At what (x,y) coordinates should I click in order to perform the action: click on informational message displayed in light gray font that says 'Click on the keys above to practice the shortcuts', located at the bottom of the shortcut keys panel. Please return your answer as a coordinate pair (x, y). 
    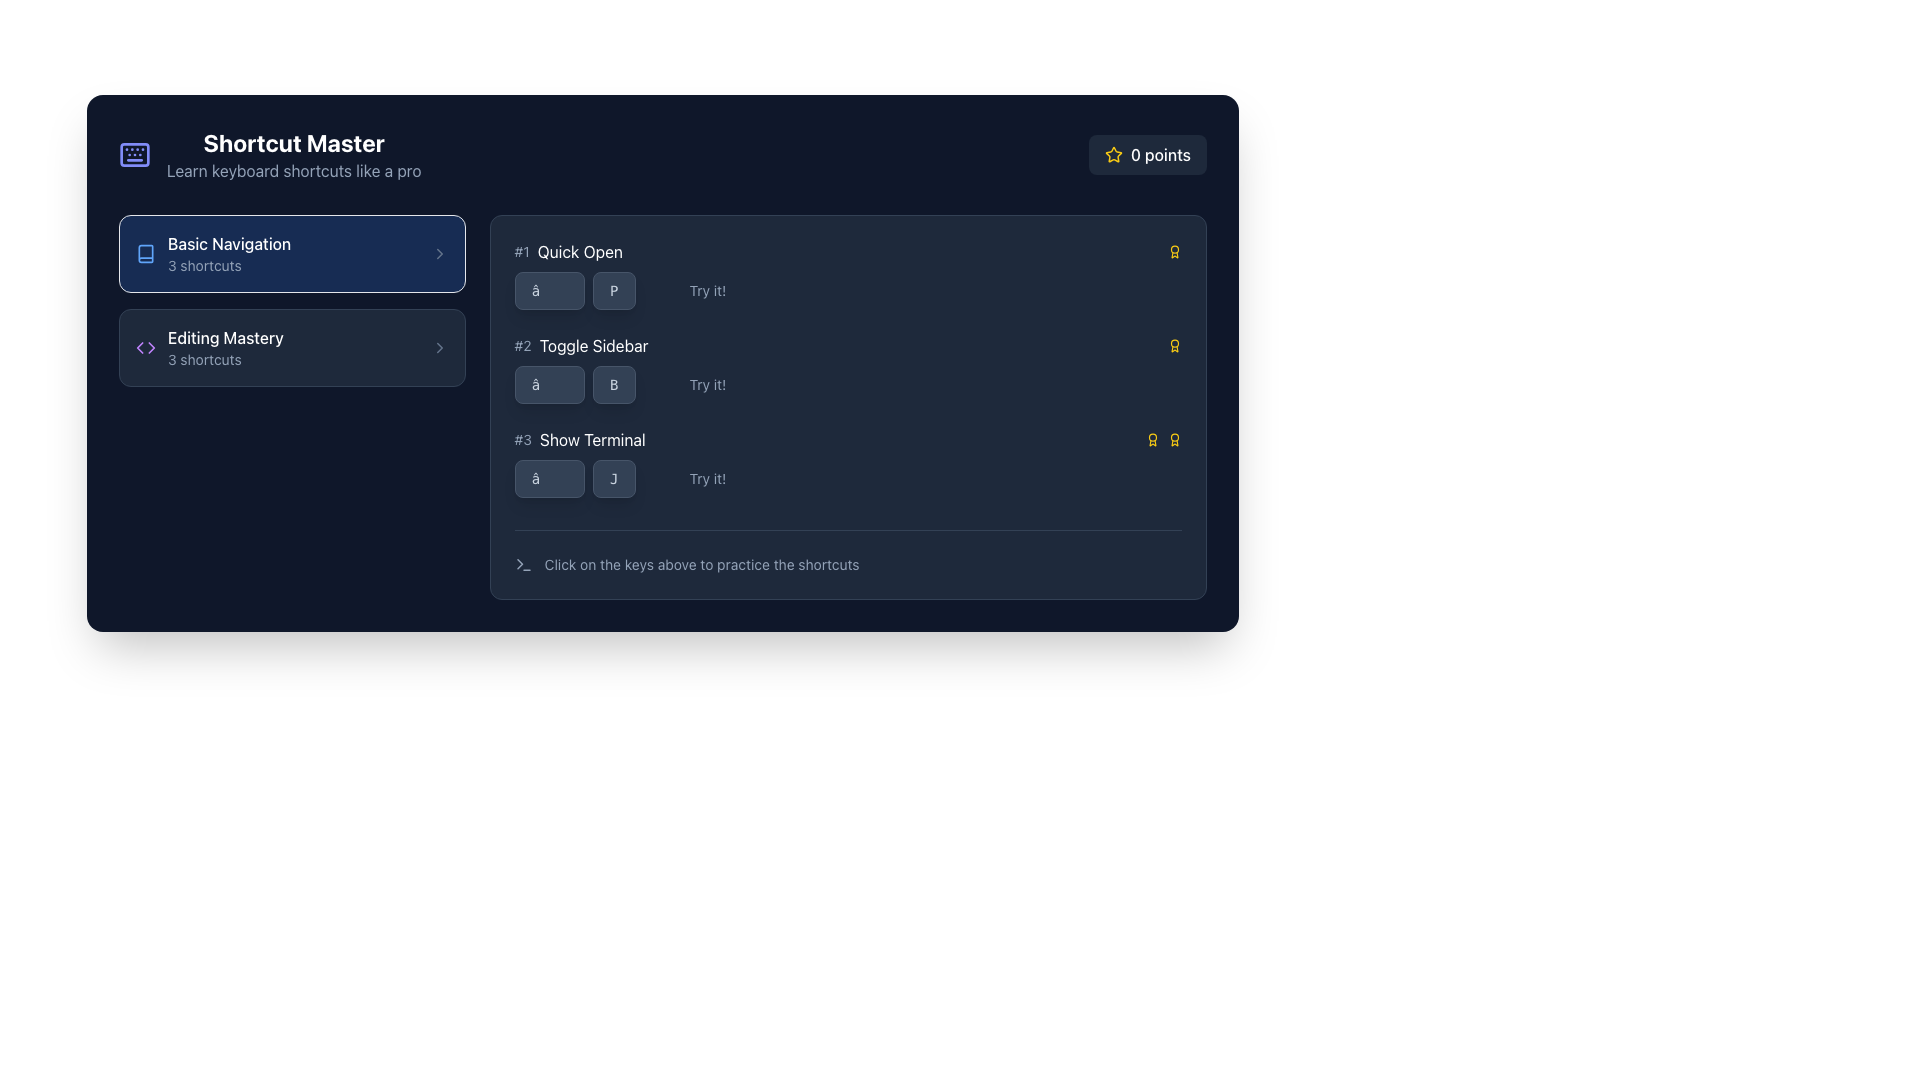
    Looking at the image, I should click on (848, 552).